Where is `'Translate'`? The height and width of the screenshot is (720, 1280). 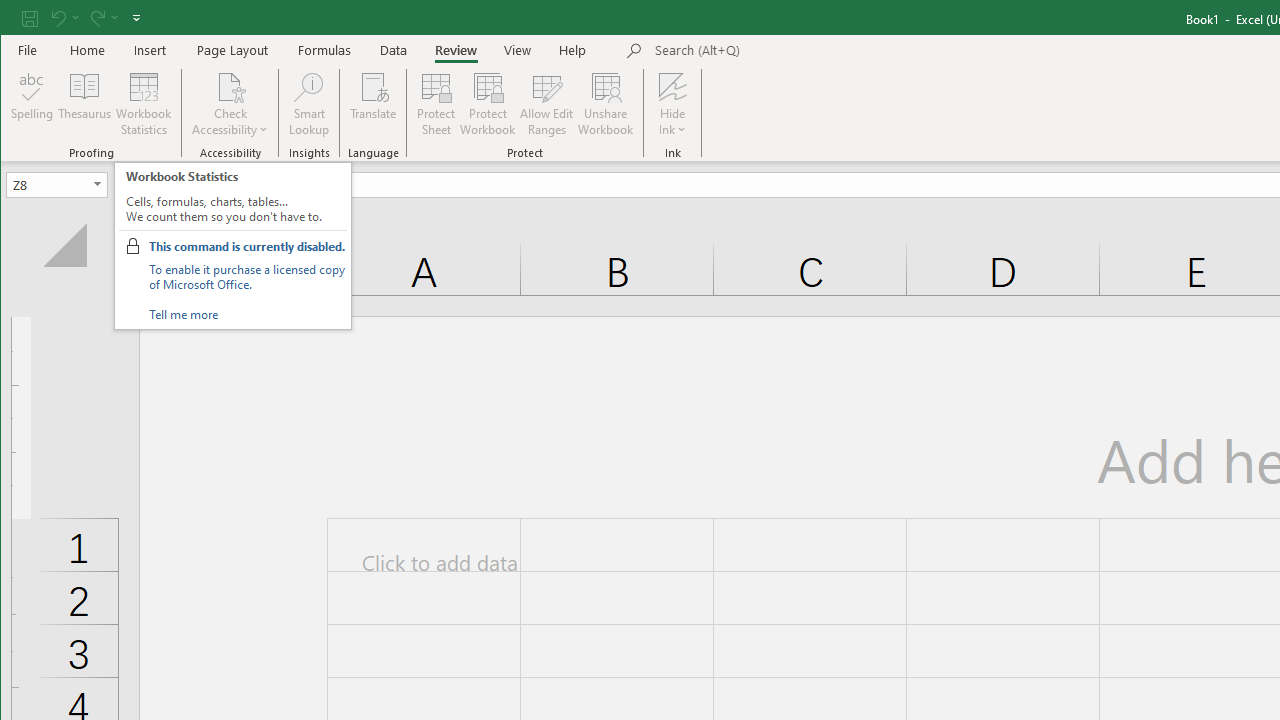
'Translate' is located at coordinates (373, 104).